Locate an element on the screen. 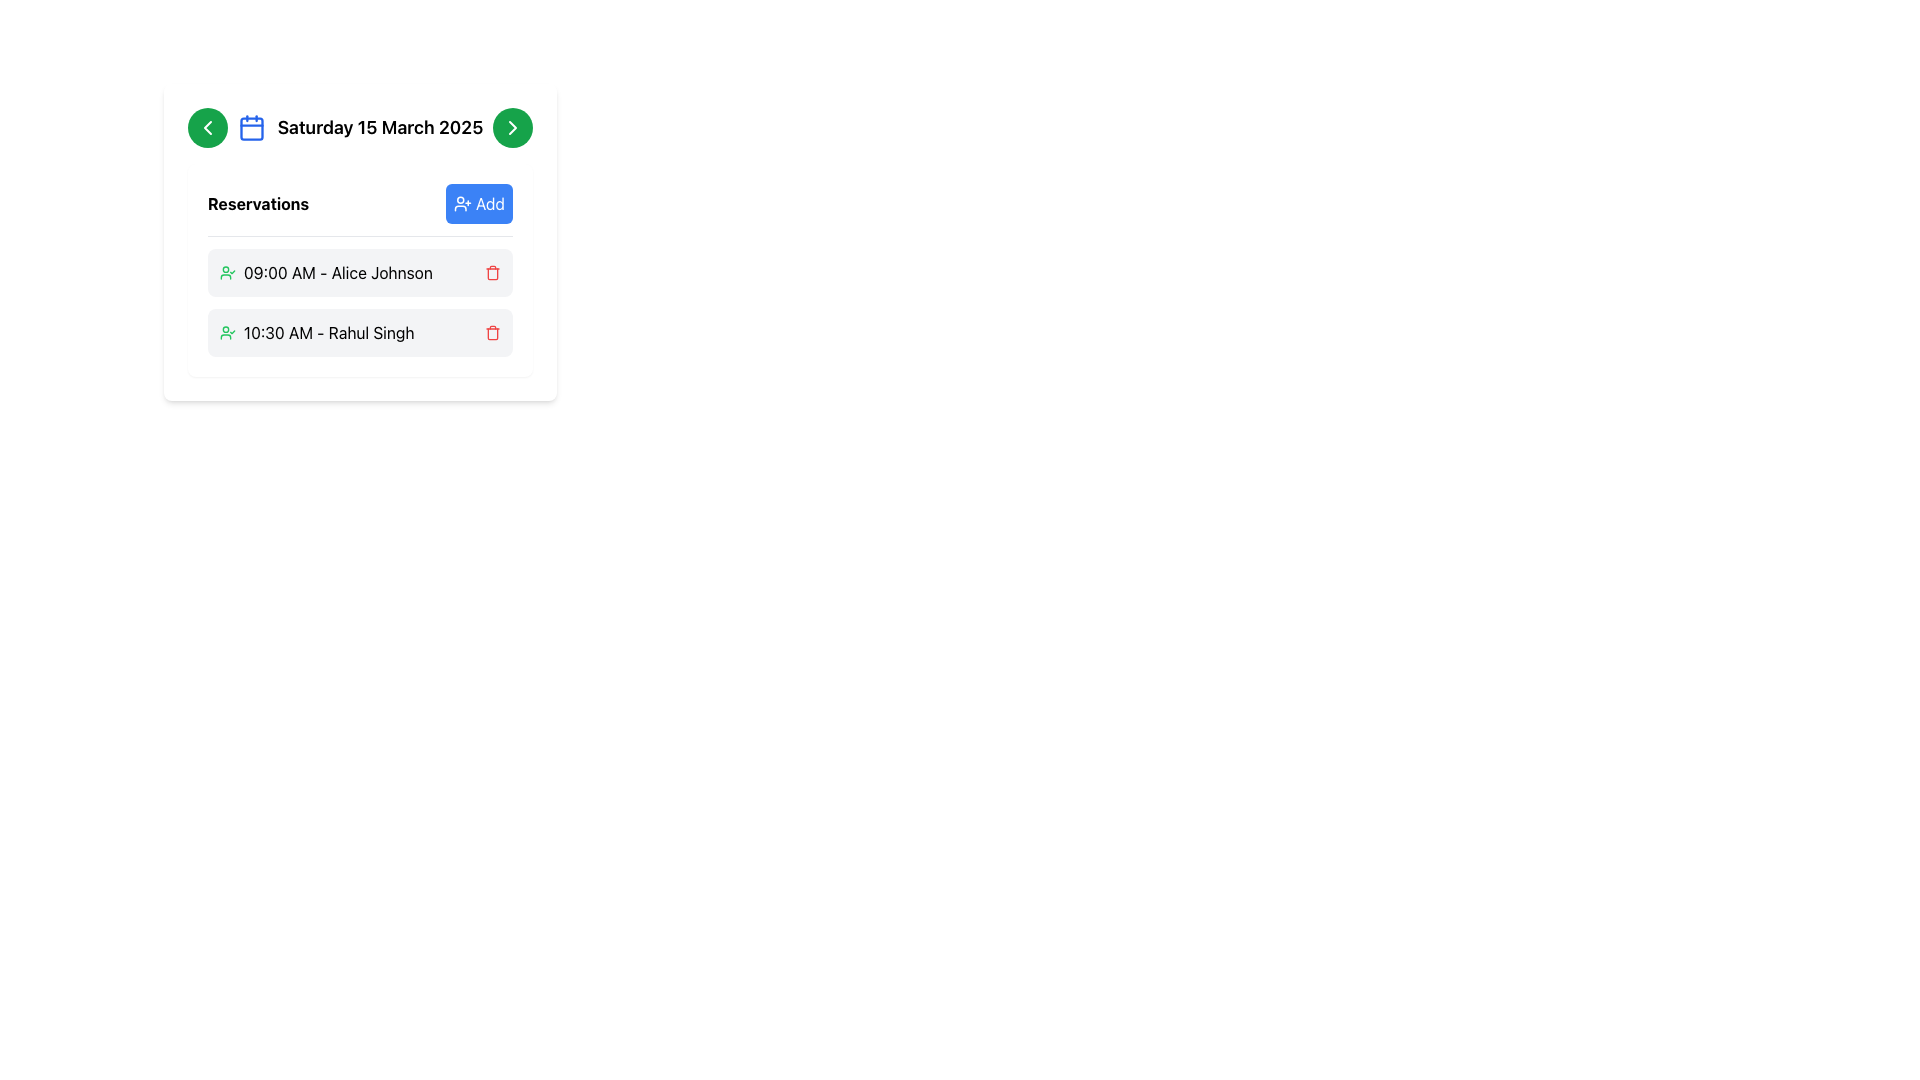 The height and width of the screenshot is (1080, 1920). the delete button located at the far right of the reservation entry for '<time> AM - Rahul Singh' is located at coordinates (493, 331).